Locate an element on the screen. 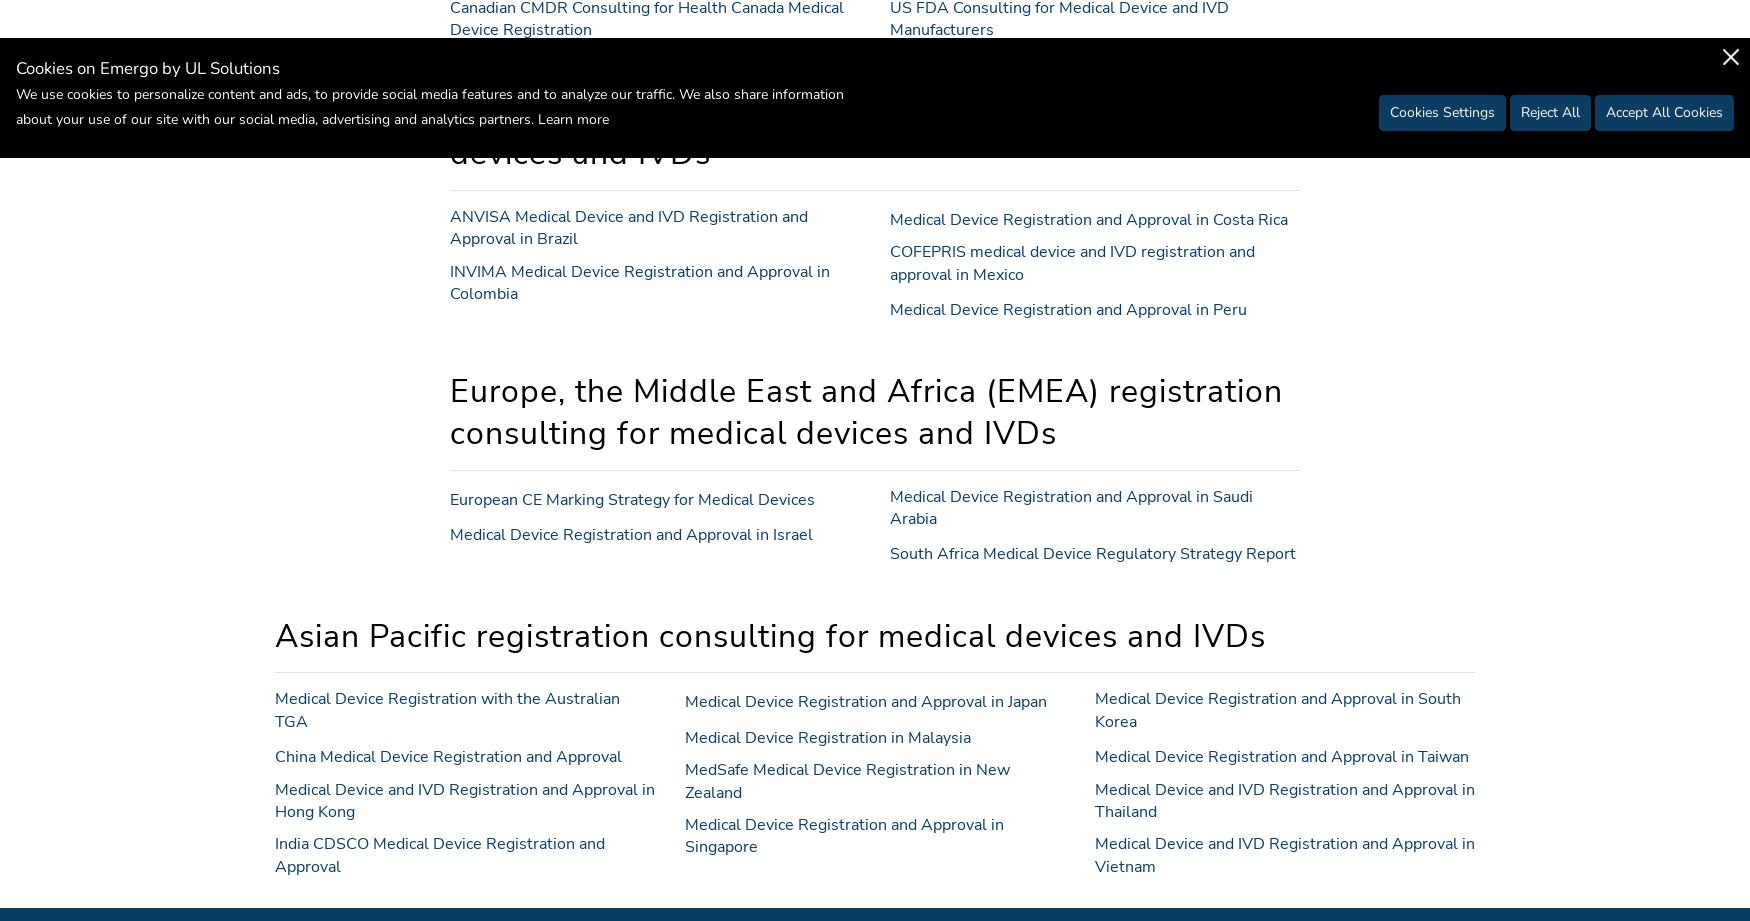  'to top' is located at coordinates (1689, 211).